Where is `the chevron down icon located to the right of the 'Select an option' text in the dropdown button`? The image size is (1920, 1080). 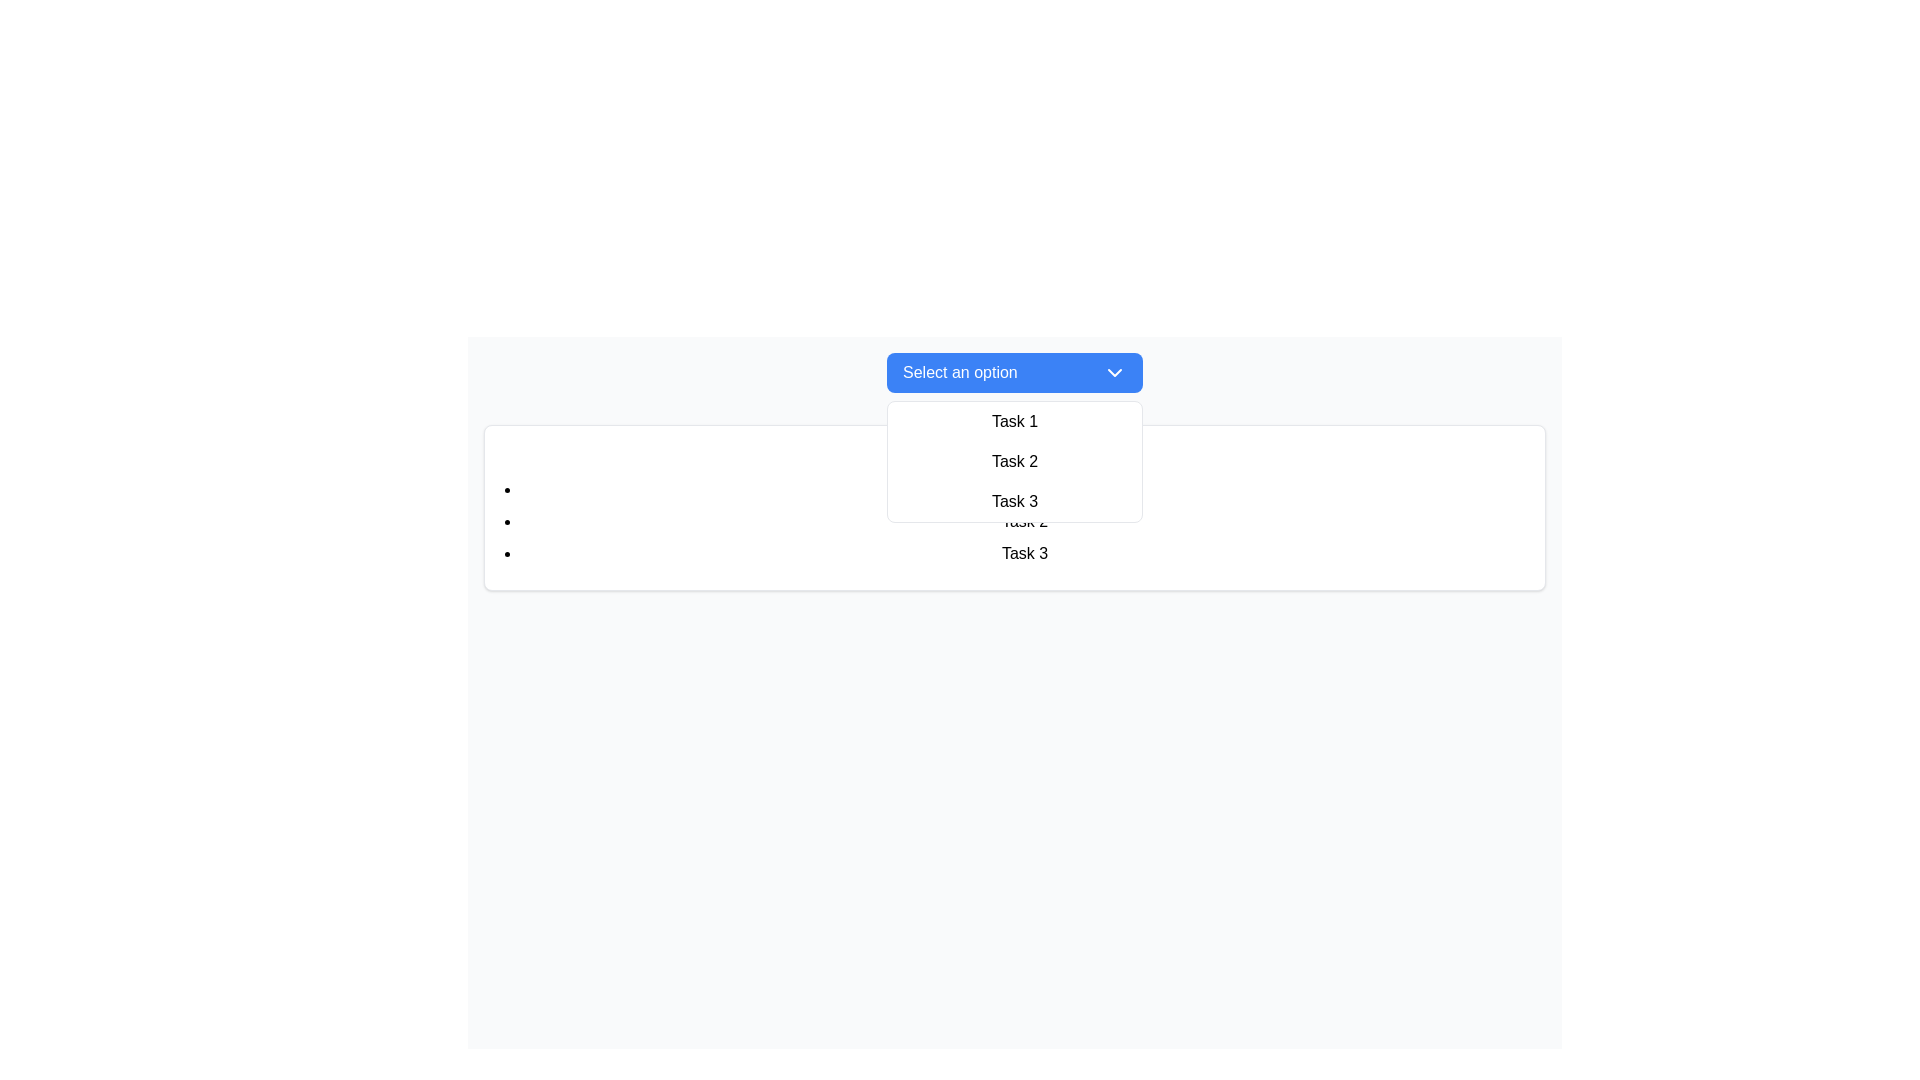
the chevron down icon located to the right of the 'Select an option' text in the dropdown button is located at coordinates (1113, 373).